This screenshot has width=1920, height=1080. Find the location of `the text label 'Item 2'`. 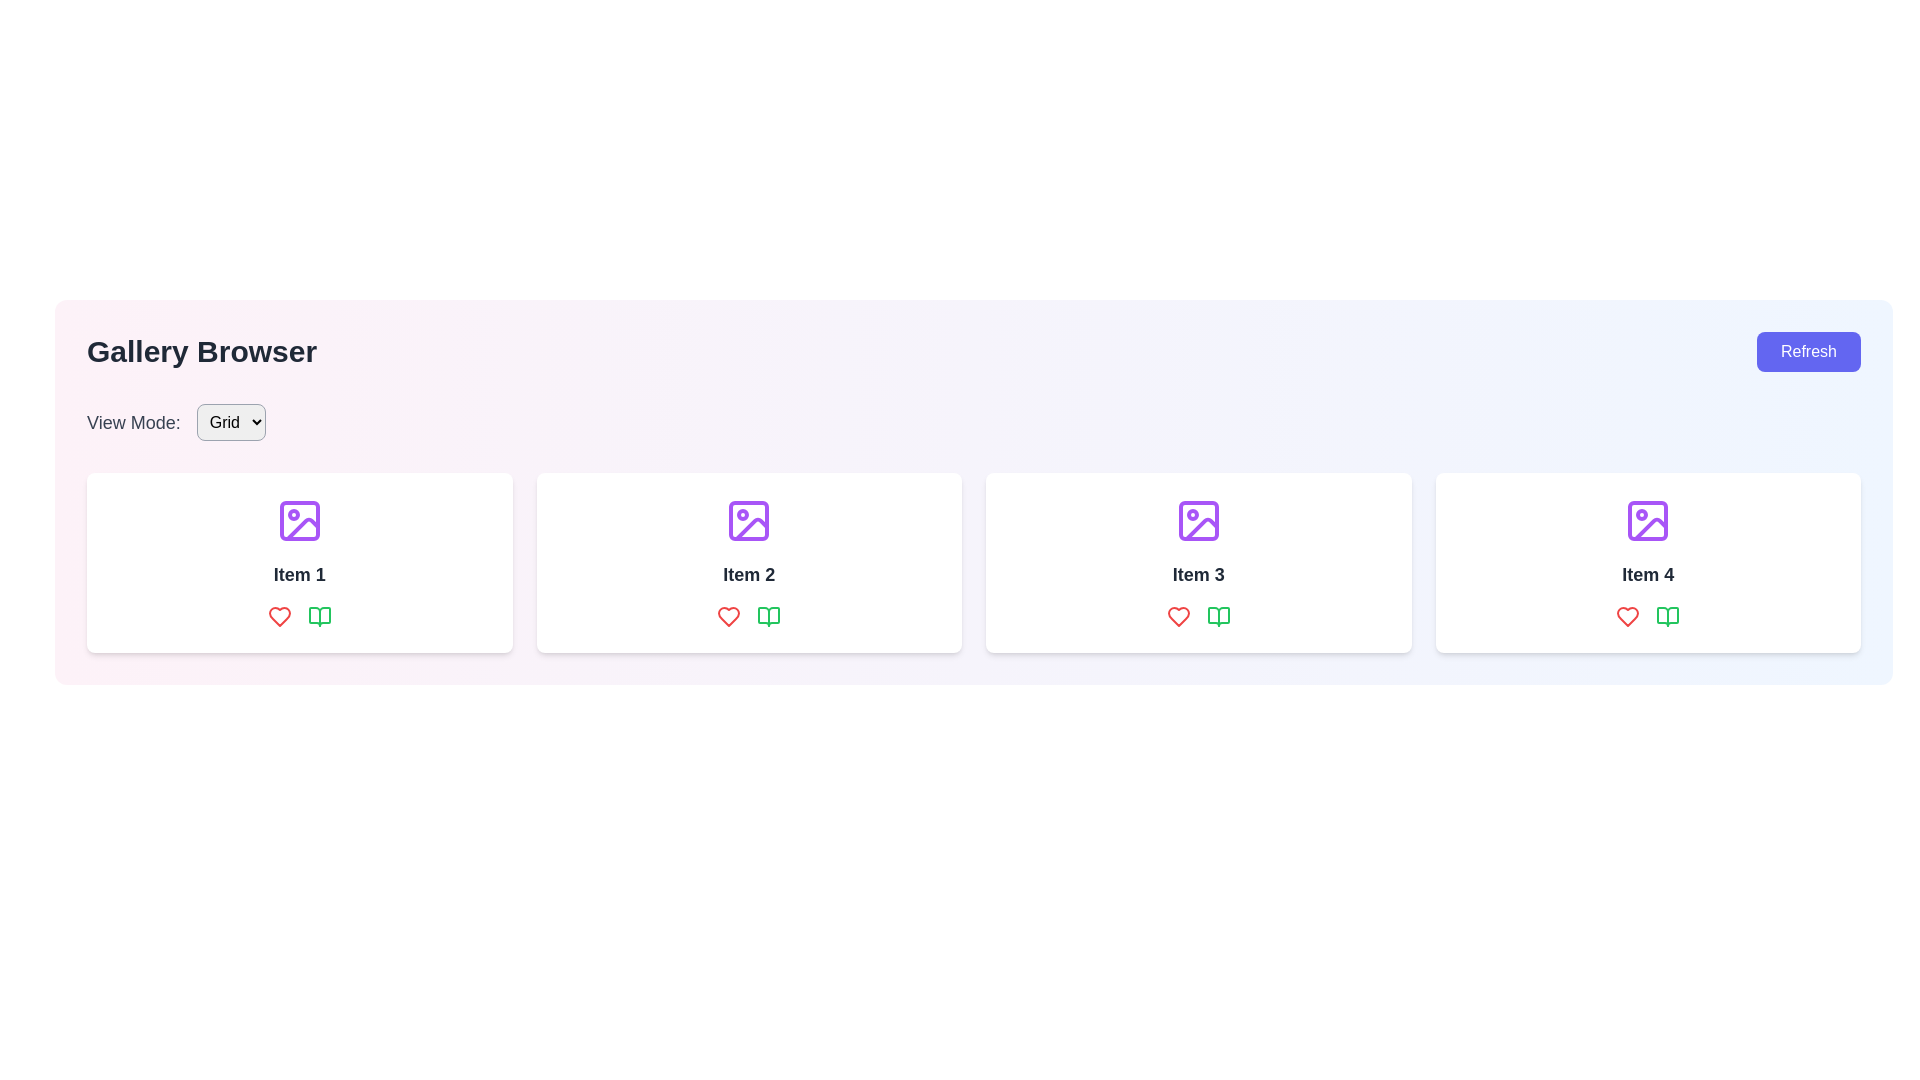

the text label 'Item 2' is located at coordinates (748, 574).